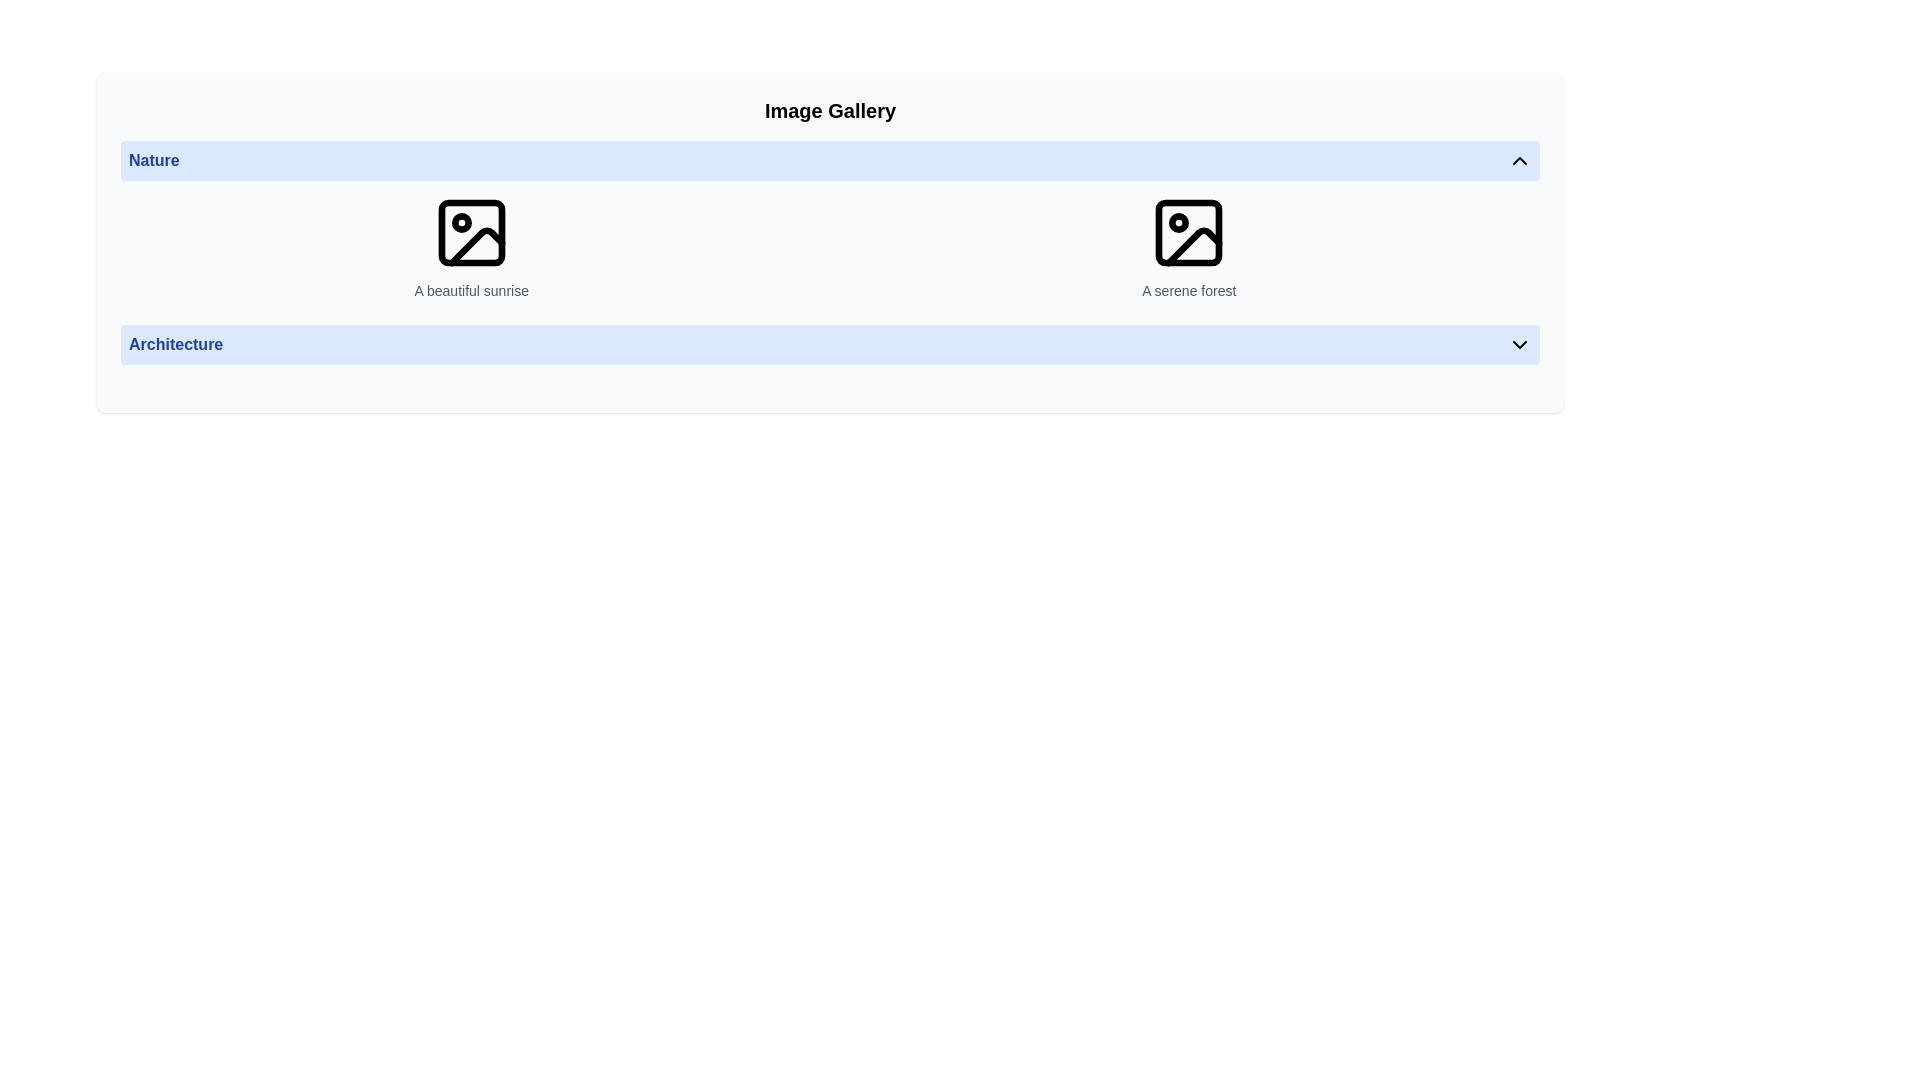 Image resolution: width=1920 pixels, height=1080 pixels. What do you see at coordinates (1520, 160) in the screenshot?
I see `the Chevron-up icon located at the top-right corner of the Nature section header in the Image Gallery layout for keyboard interaction` at bounding box center [1520, 160].